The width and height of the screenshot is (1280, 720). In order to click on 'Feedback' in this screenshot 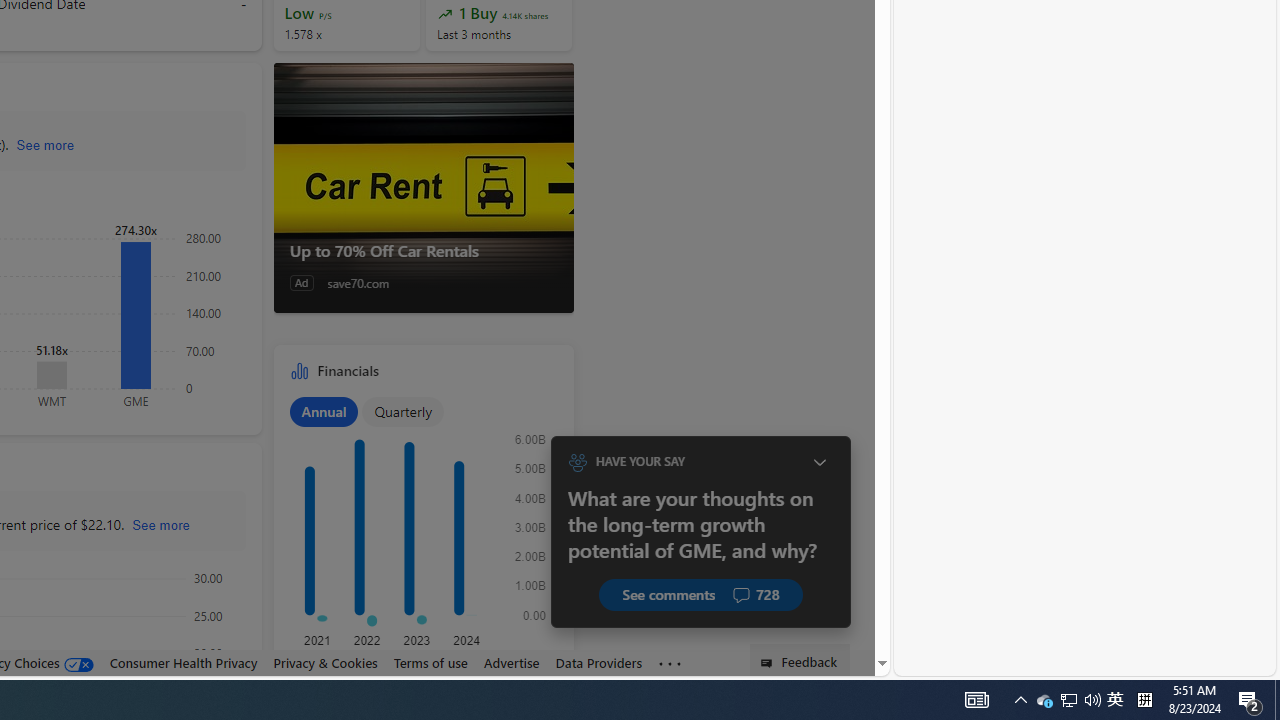, I will do `click(800, 659)`.